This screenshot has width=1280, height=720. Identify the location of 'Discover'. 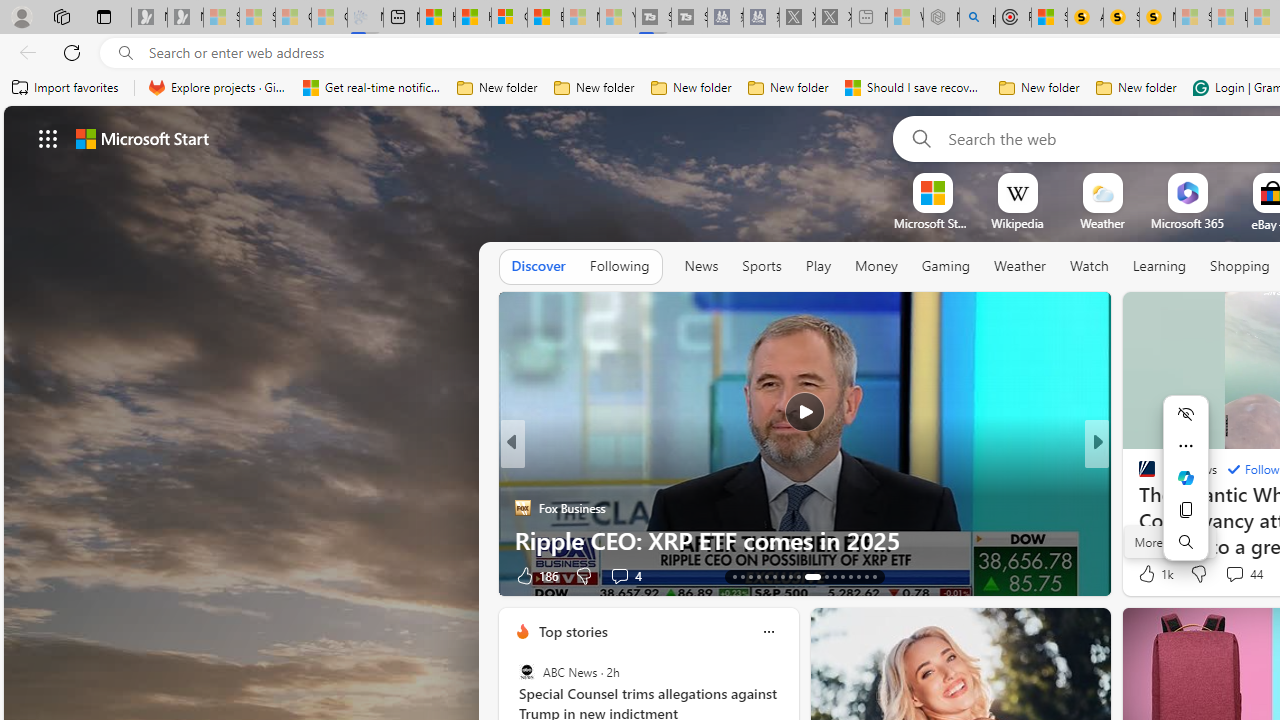
(538, 265).